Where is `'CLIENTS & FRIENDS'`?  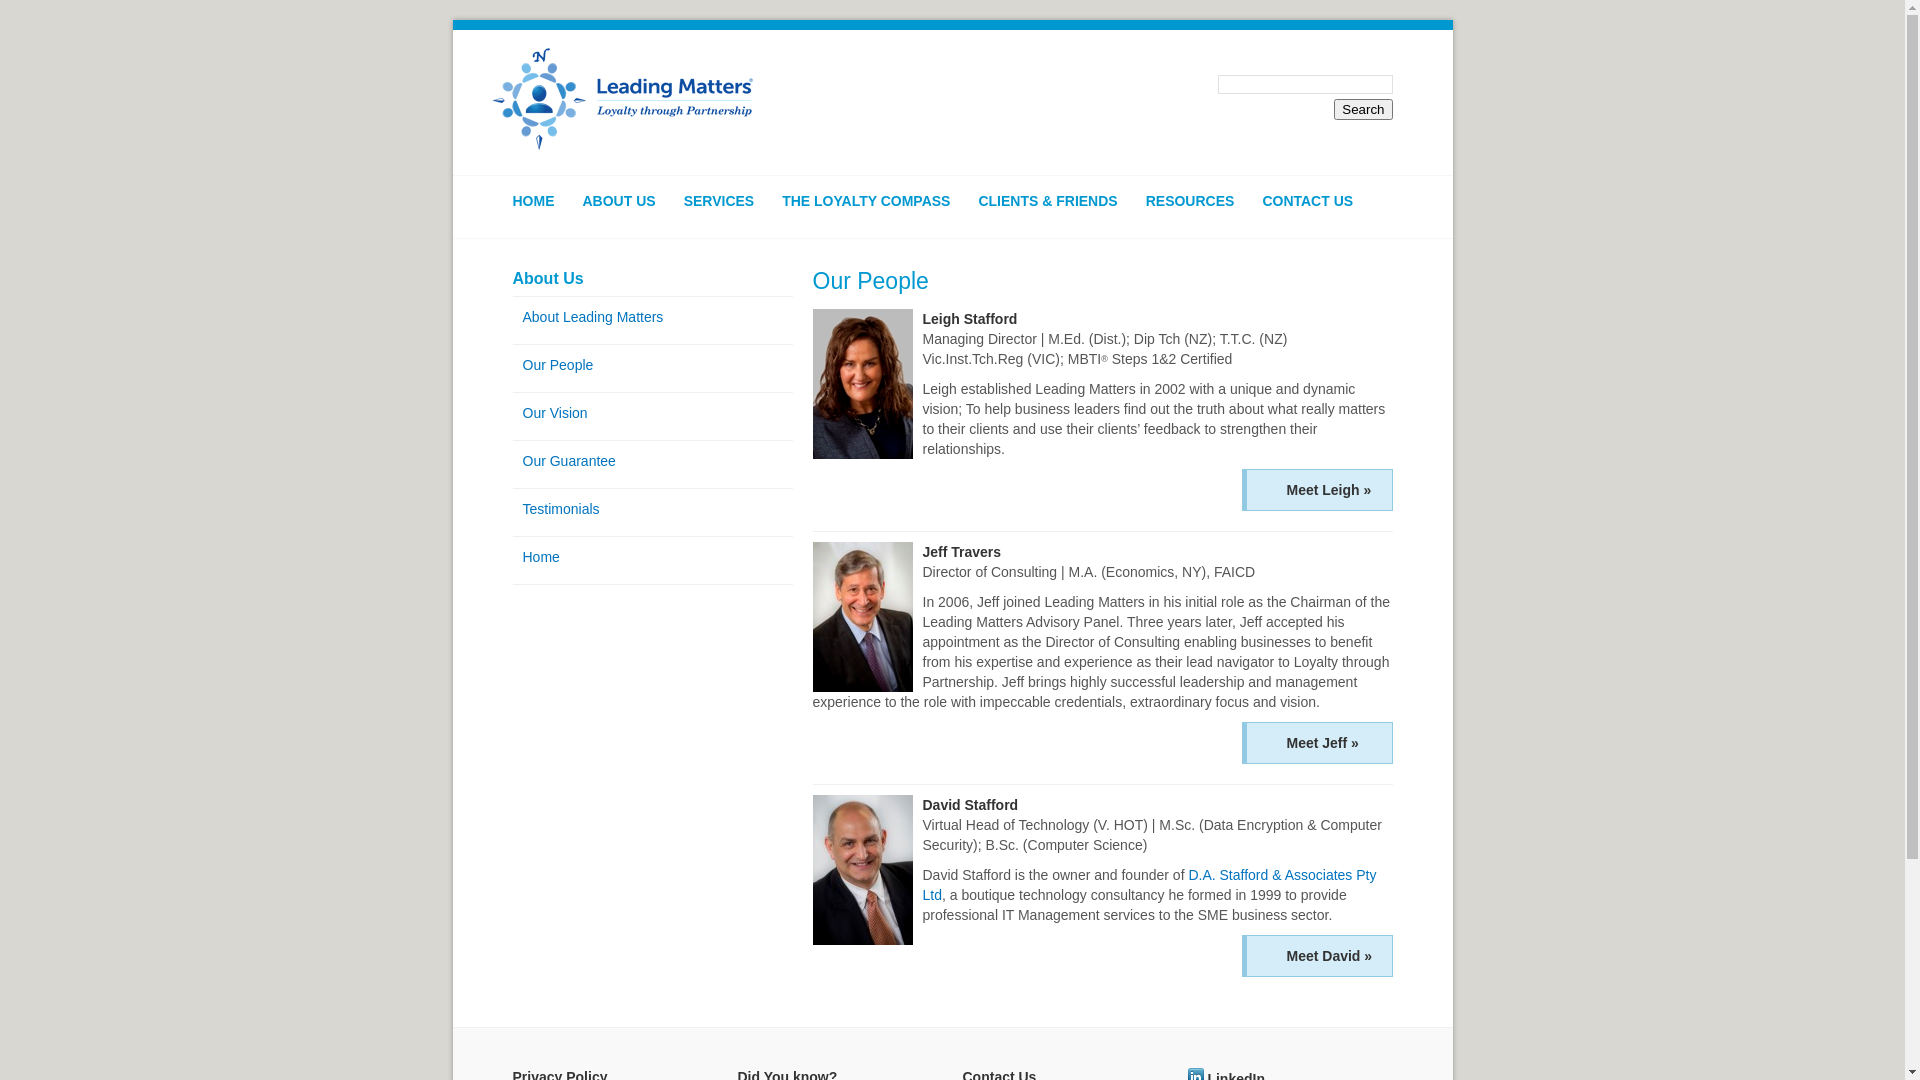
'CLIENTS & FRIENDS' is located at coordinates (1056, 211).